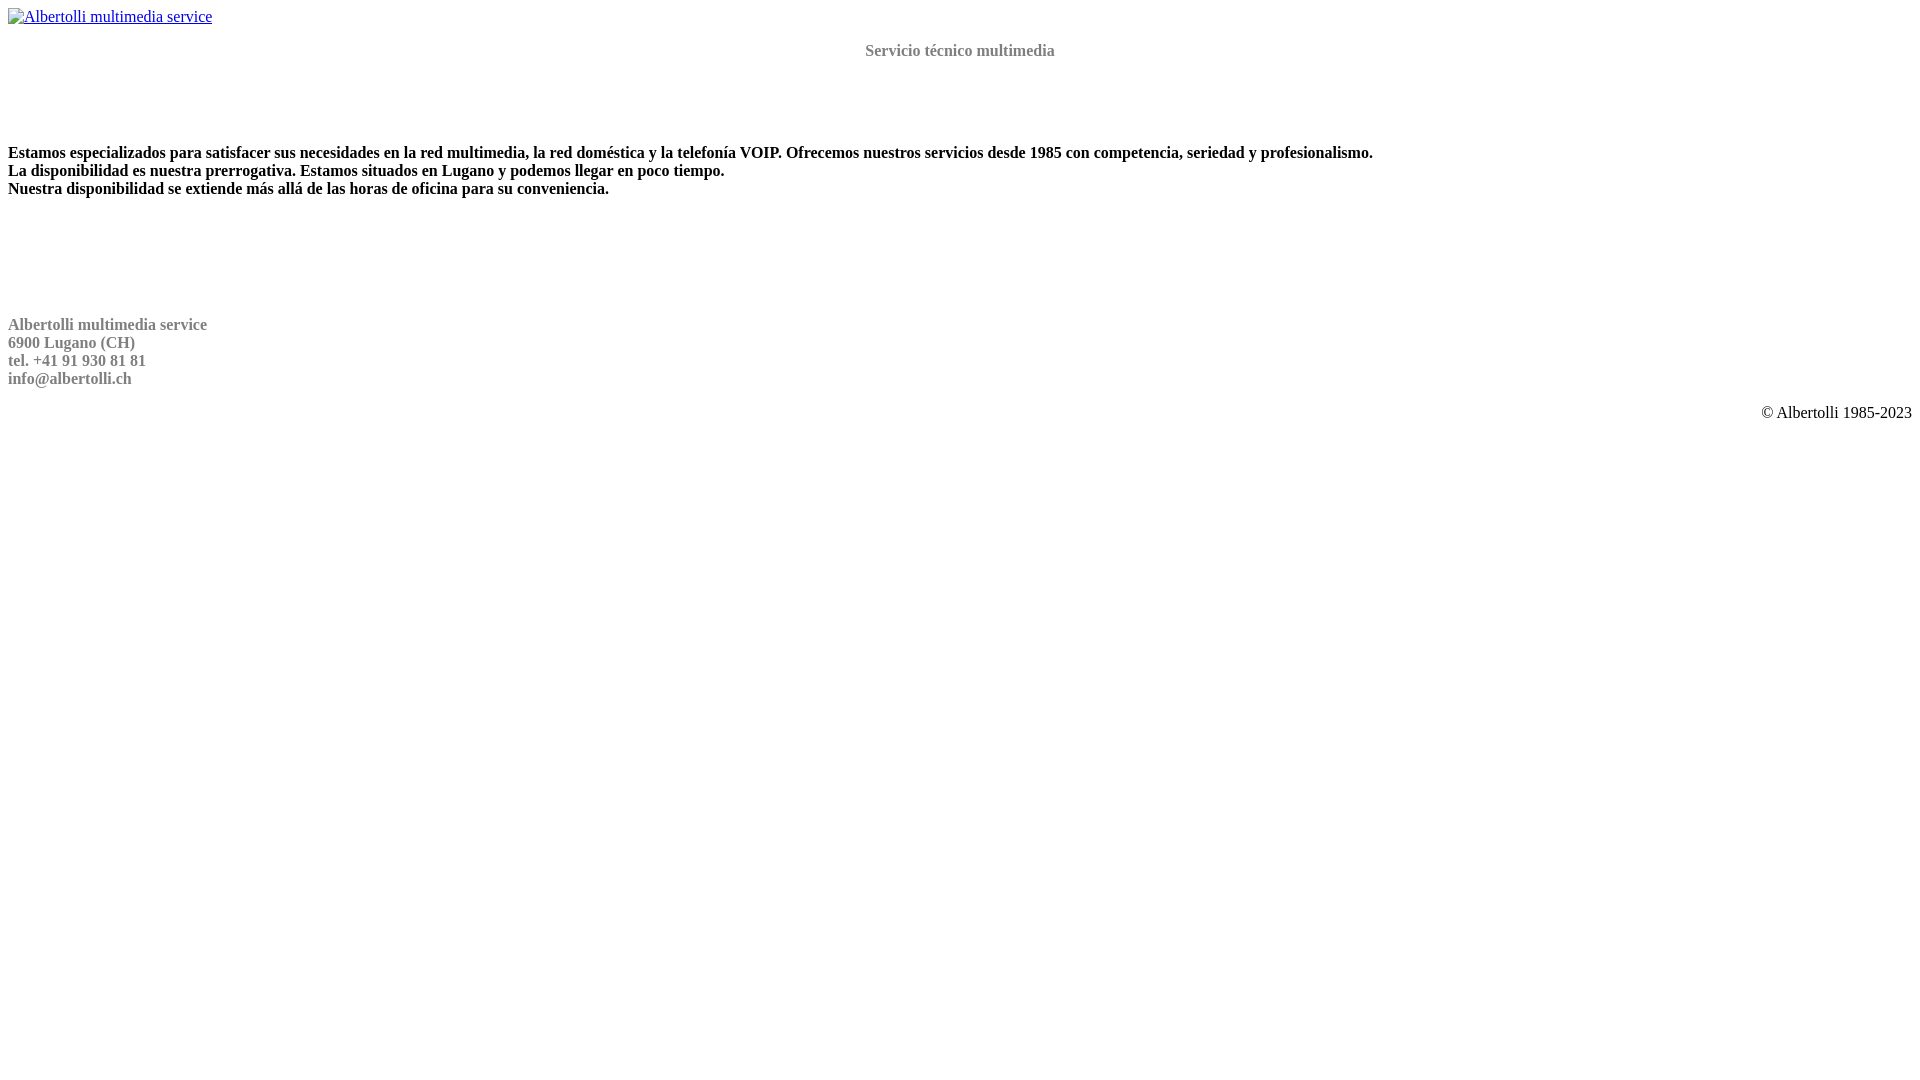  What do you see at coordinates (109, 16) in the screenshot?
I see `'Albertolli multimedia service'` at bounding box center [109, 16].